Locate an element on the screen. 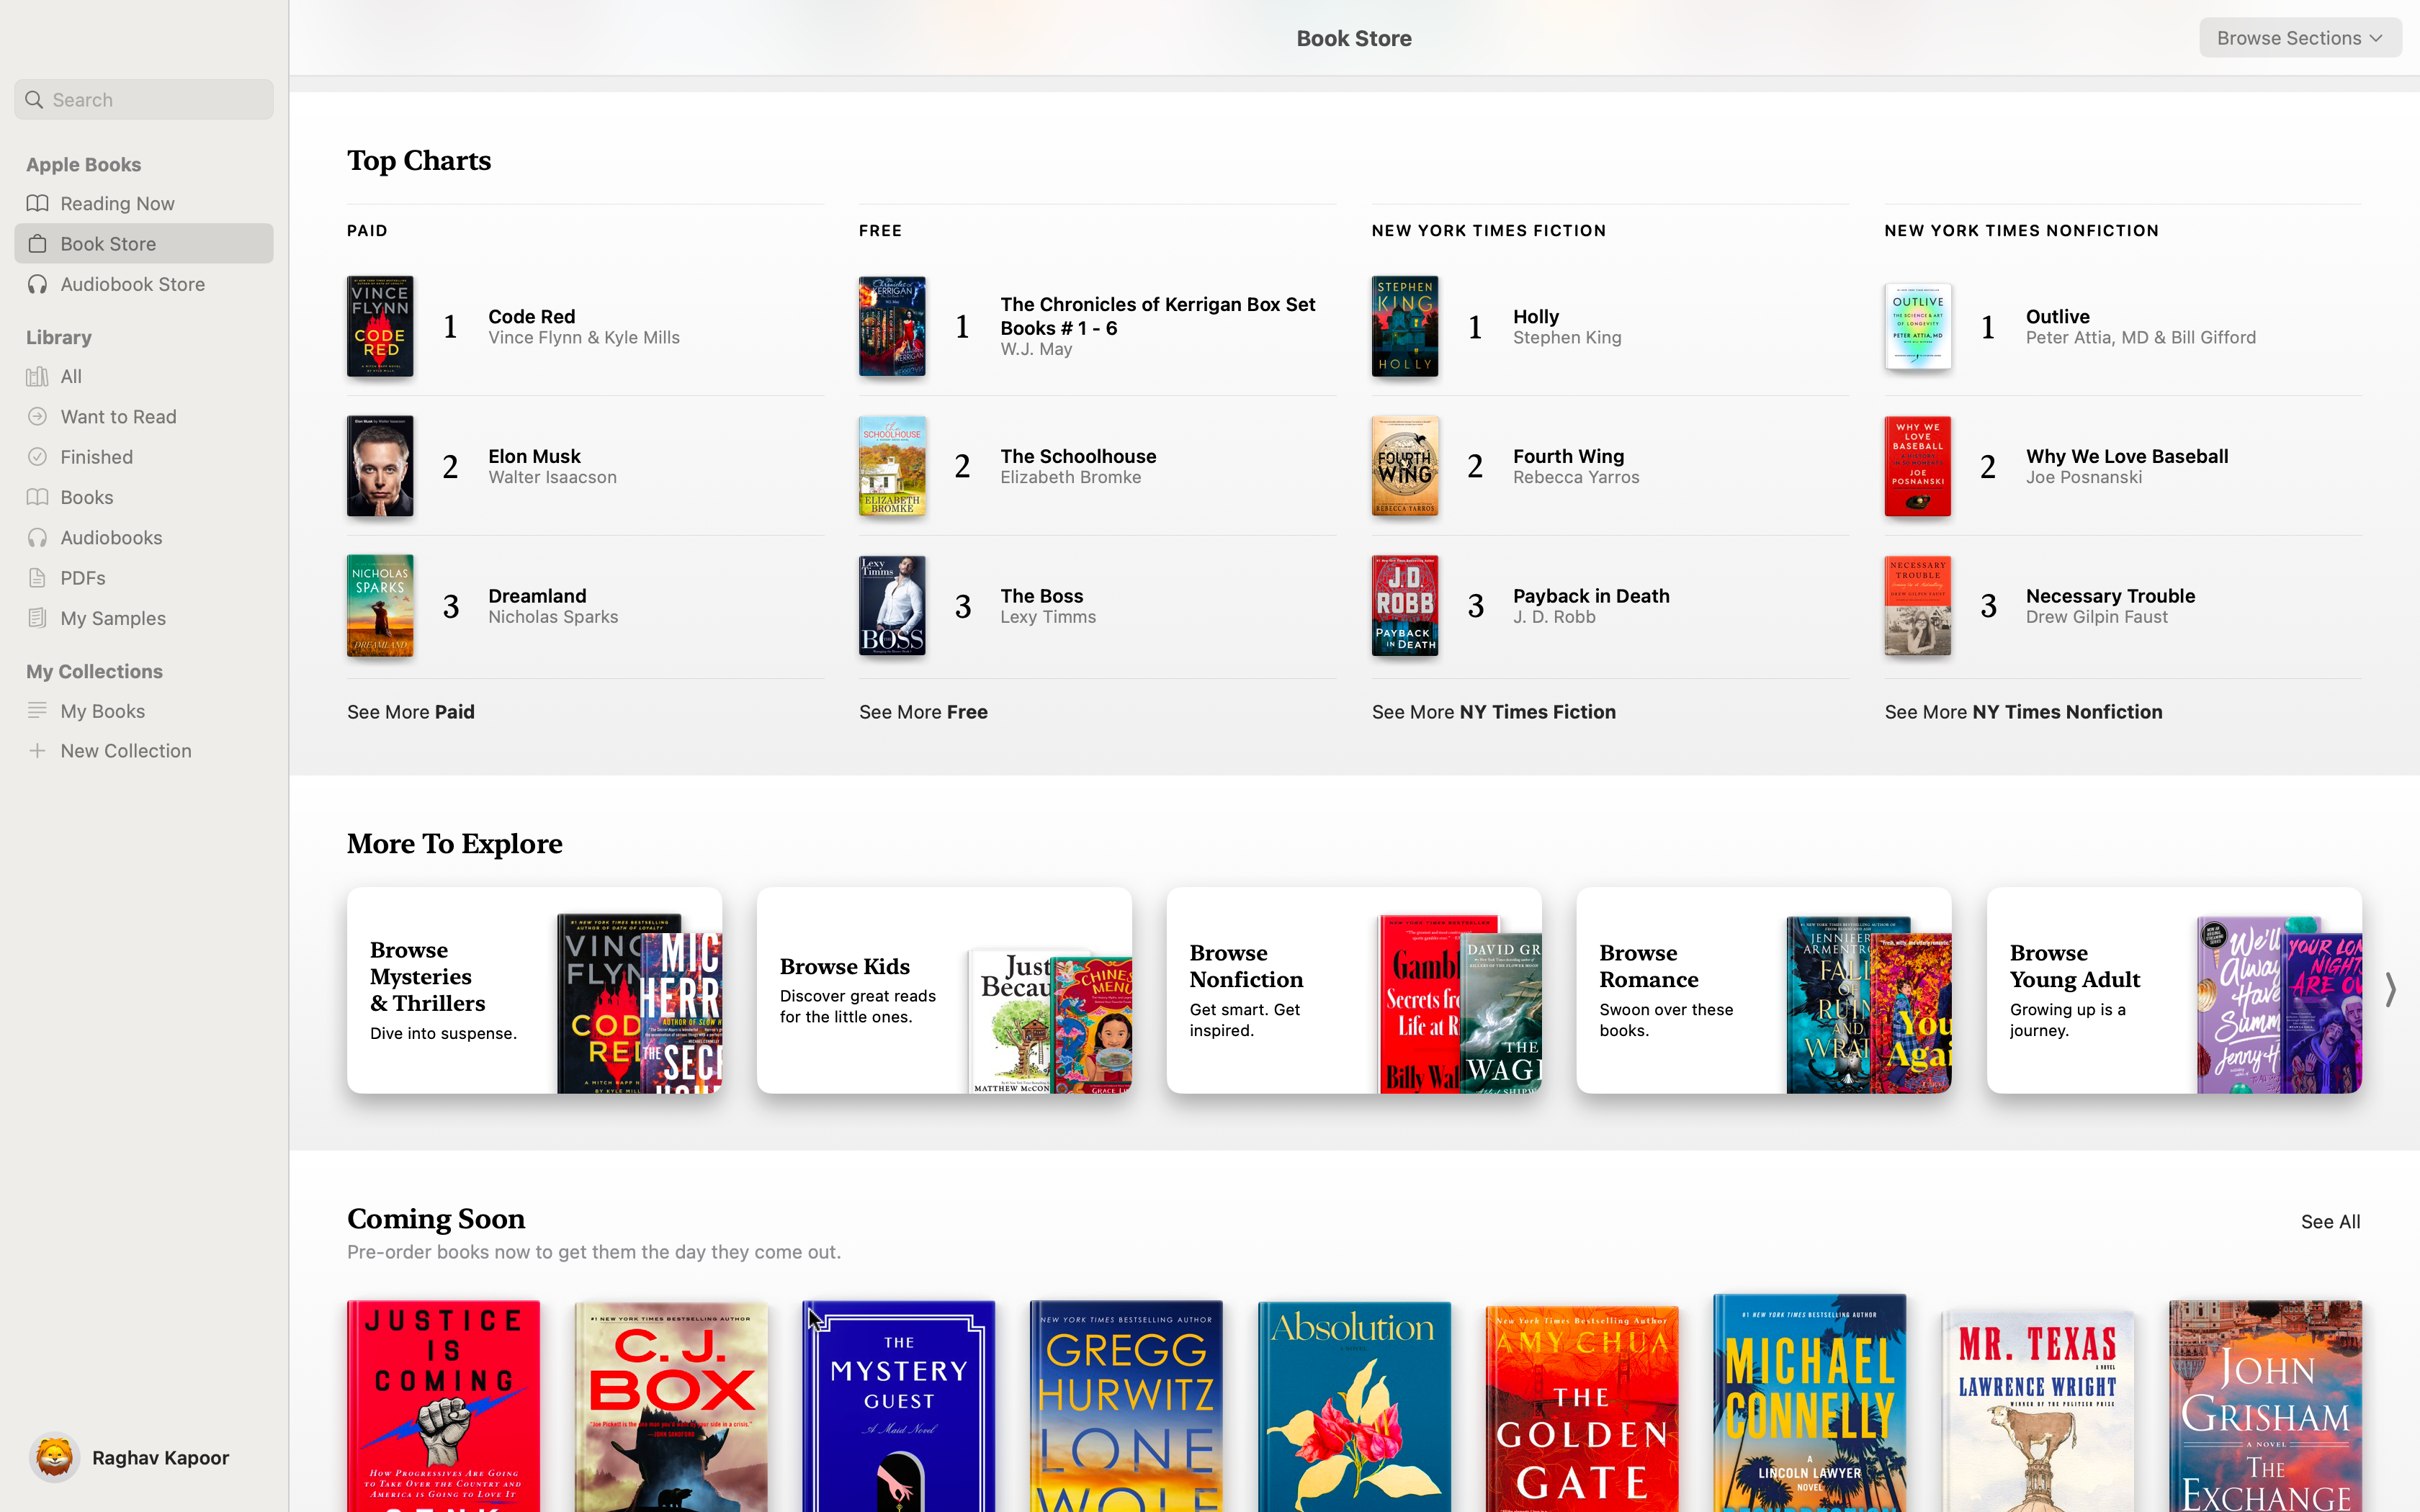 This screenshot has width=2420, height=1512. Read "Dreamland" from Paid Top Charts is located at coordinates (566, 606).